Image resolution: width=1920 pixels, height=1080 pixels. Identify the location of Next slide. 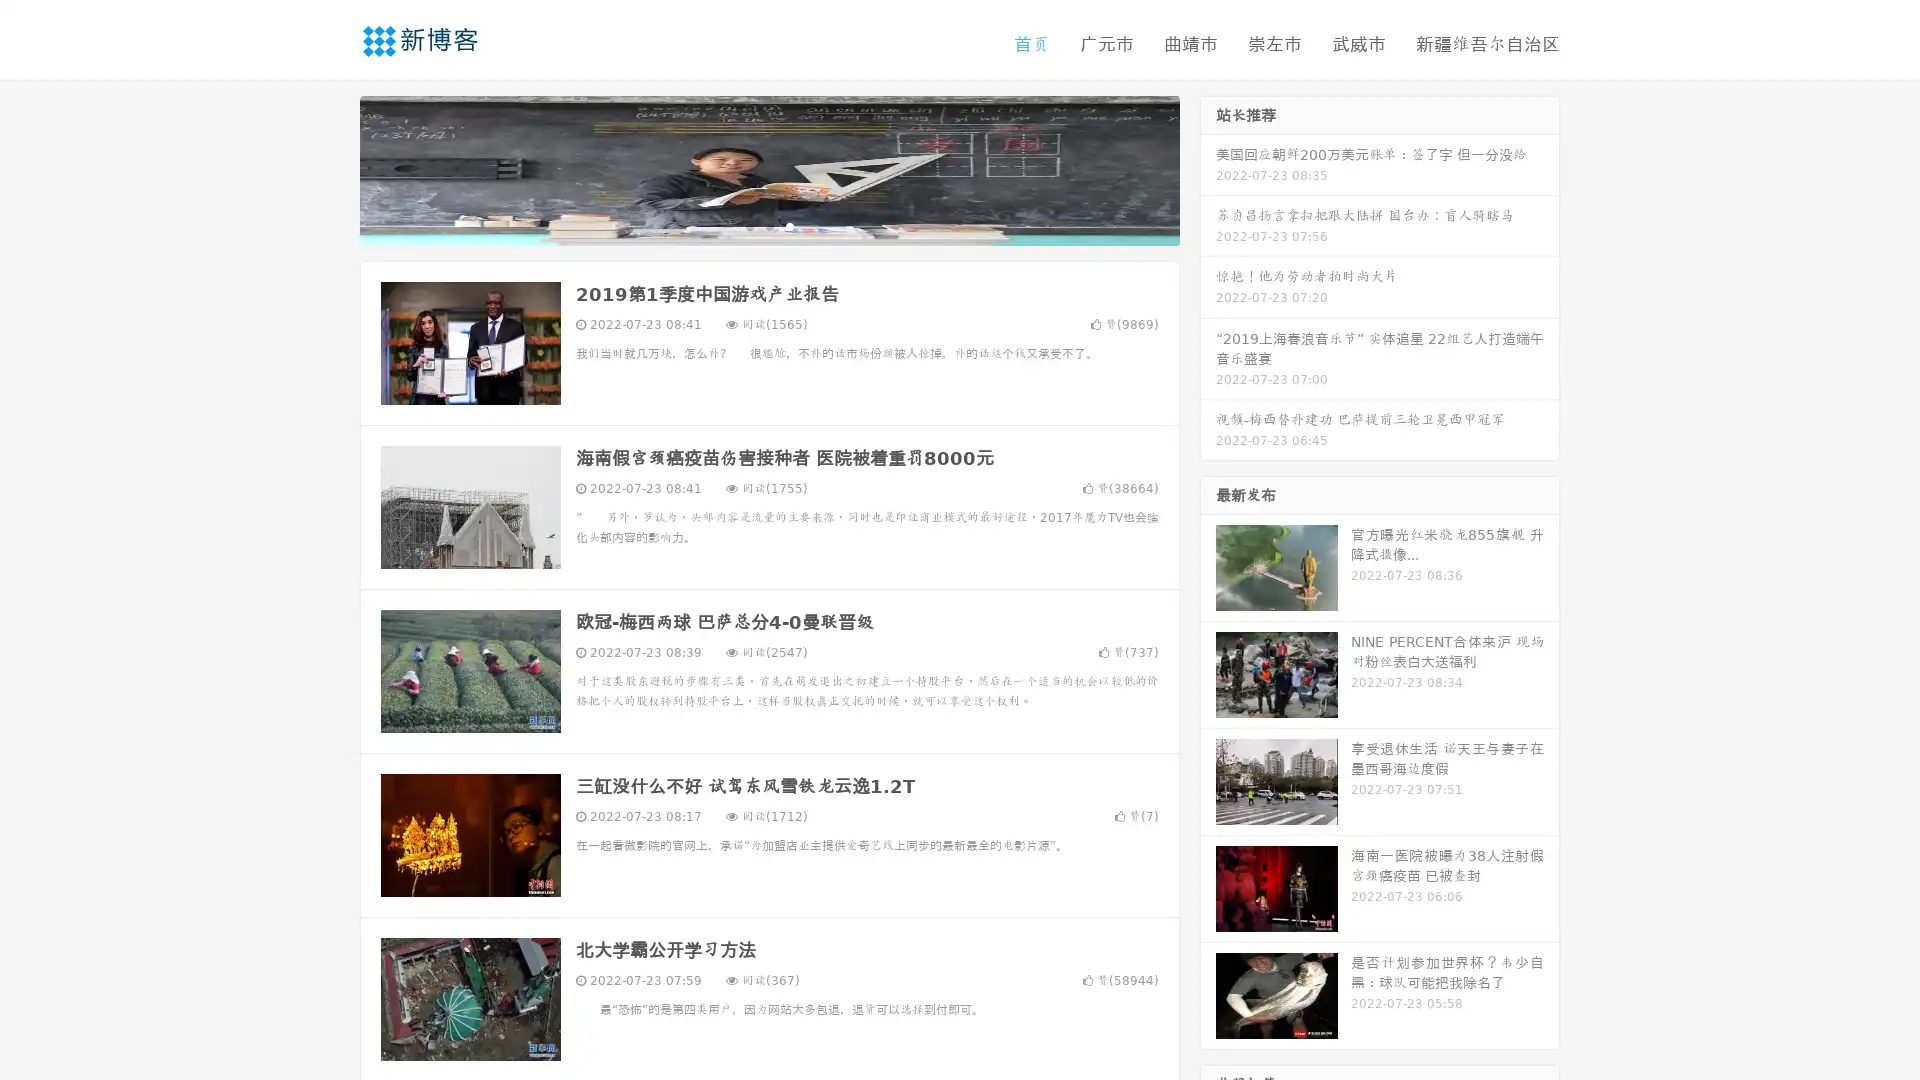
(1208, 168).